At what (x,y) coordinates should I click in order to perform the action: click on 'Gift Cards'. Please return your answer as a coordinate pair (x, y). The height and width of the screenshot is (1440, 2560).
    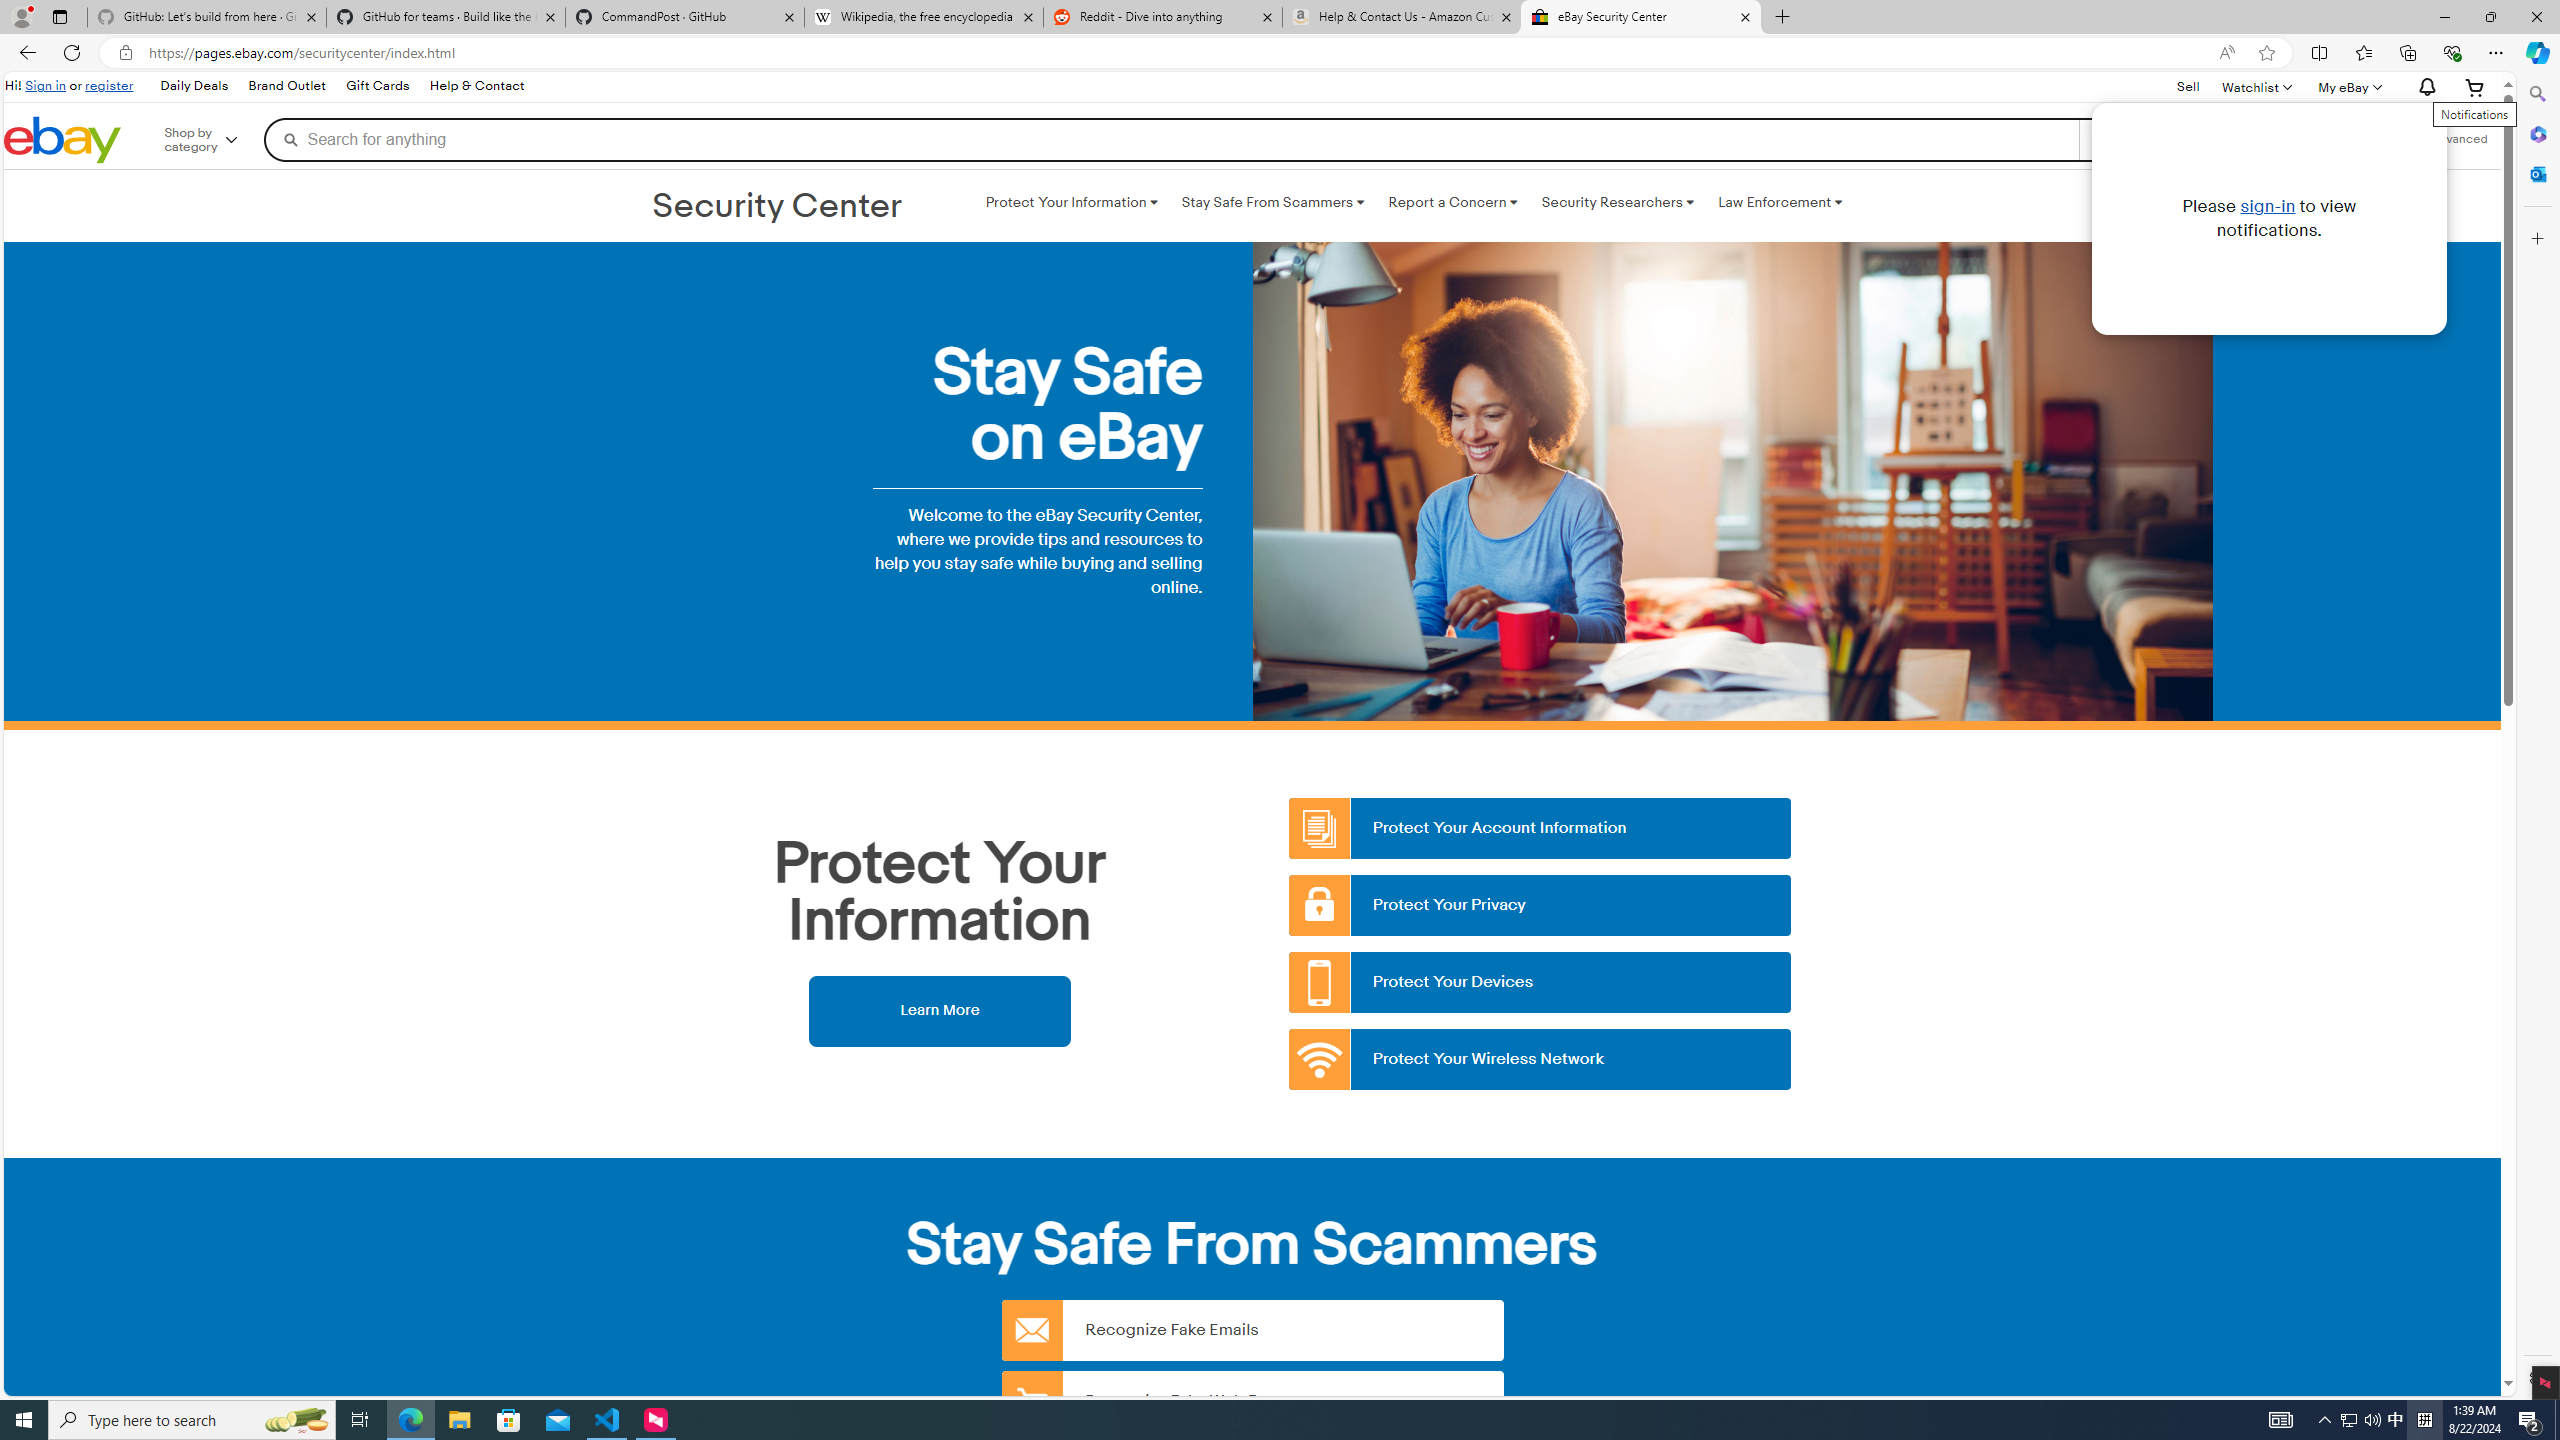
    Looking at the image, I should click on (376, 87).